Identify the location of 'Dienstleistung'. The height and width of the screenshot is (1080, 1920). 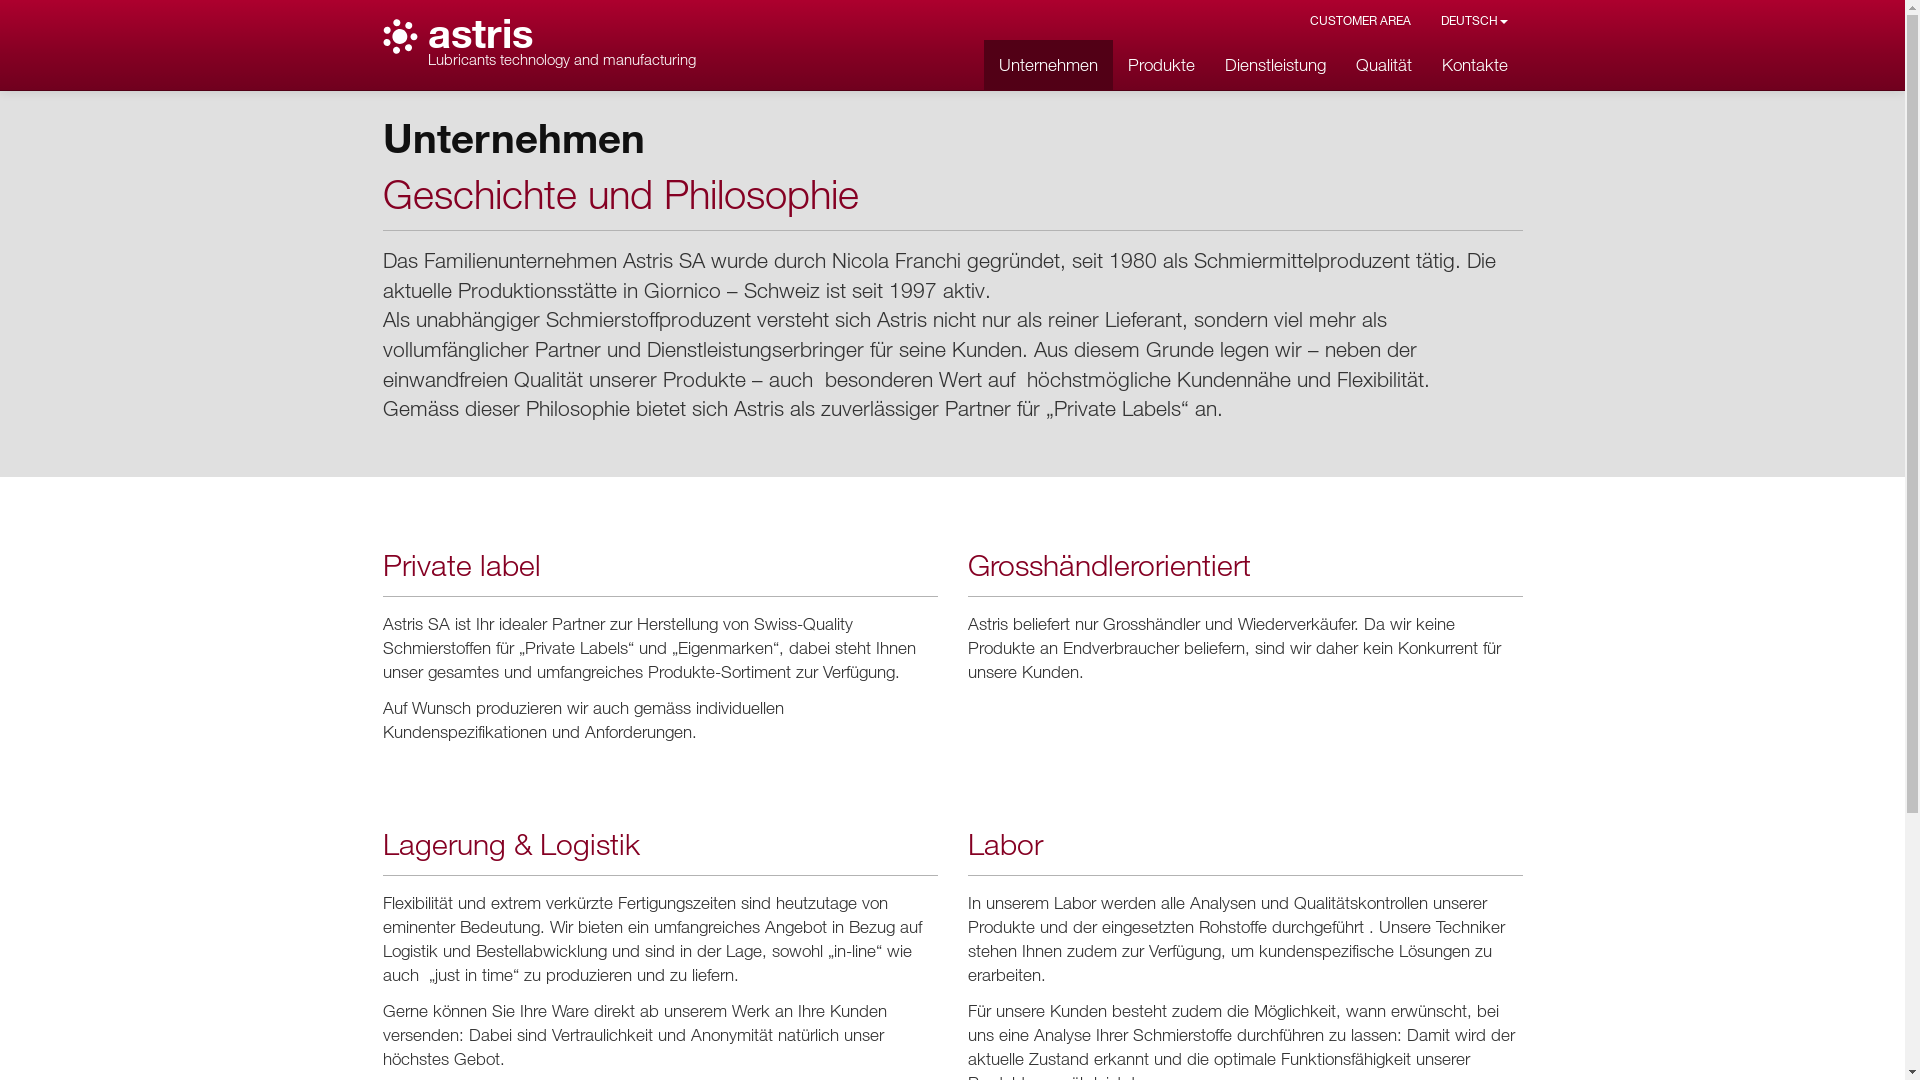
(1274, 64).